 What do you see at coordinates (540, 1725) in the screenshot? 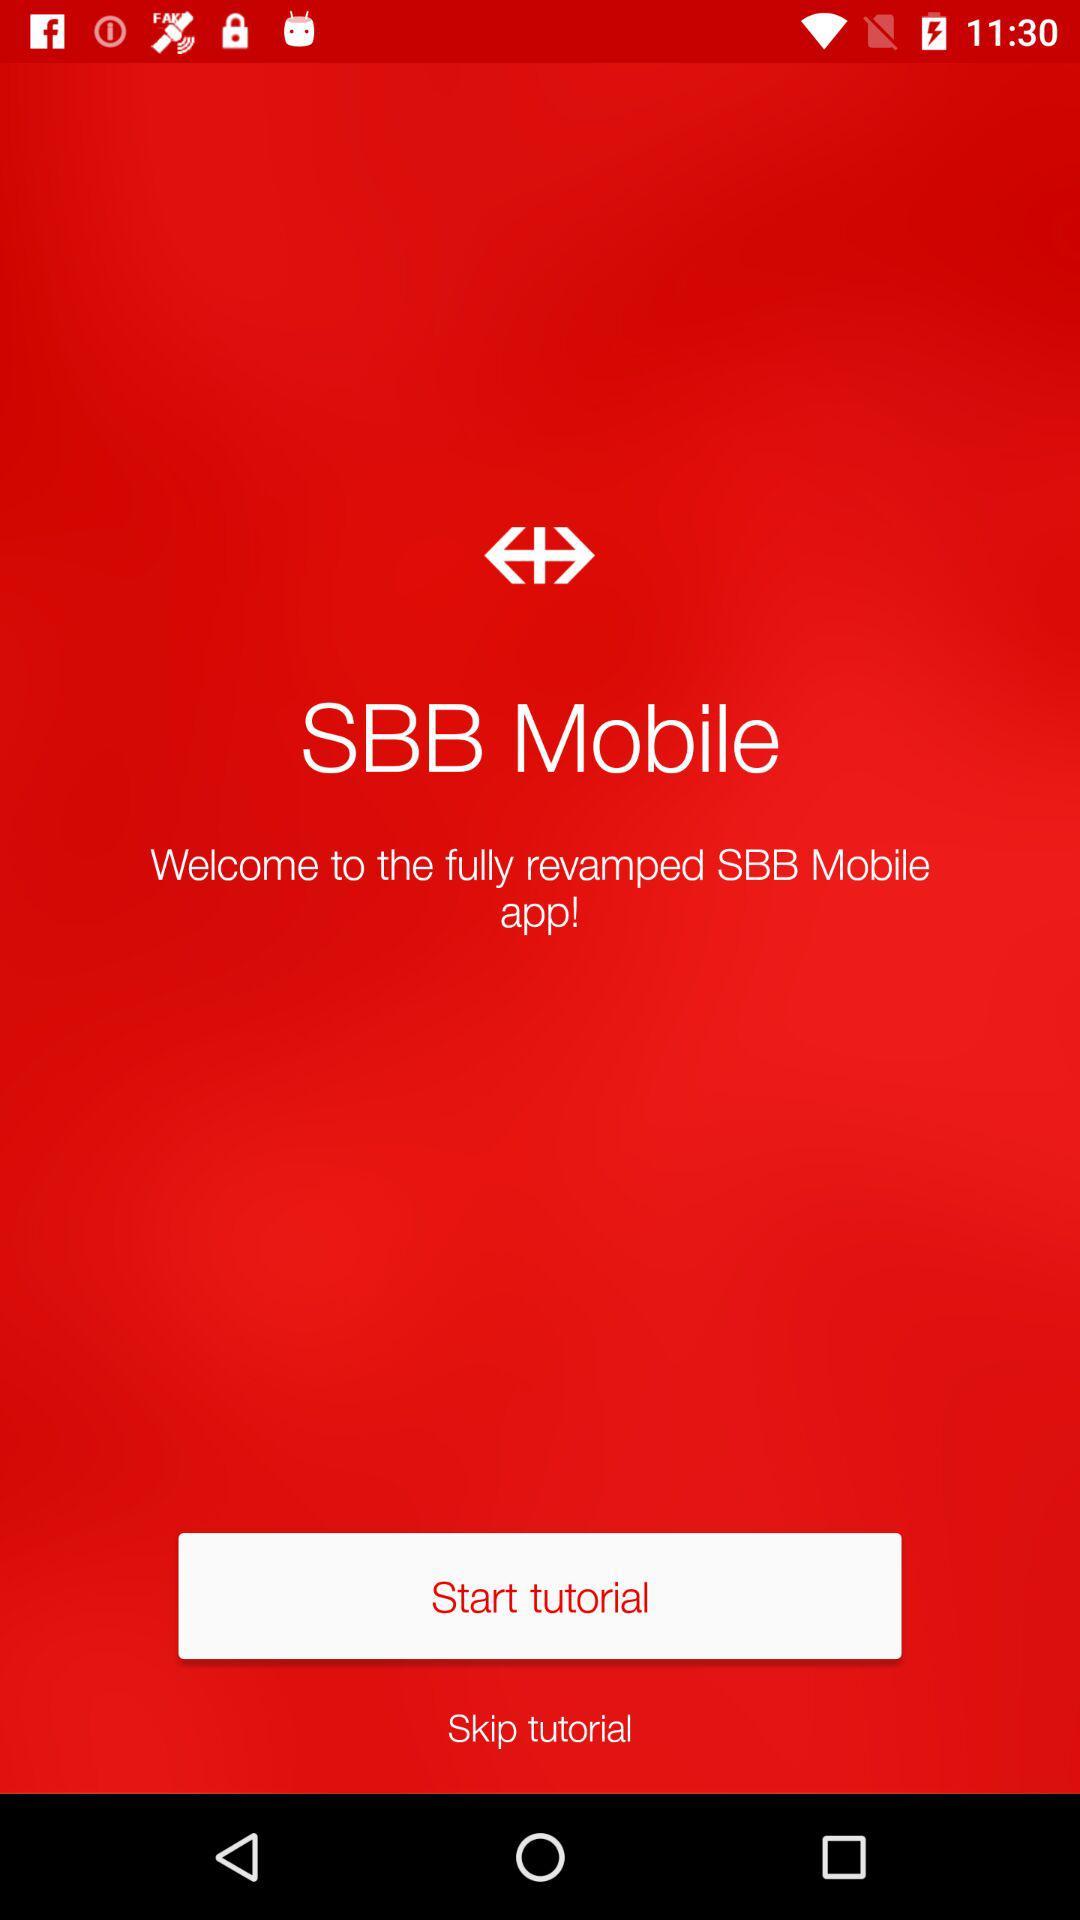
I see `skip tutorial icon` at bounding box center [540, 1725].